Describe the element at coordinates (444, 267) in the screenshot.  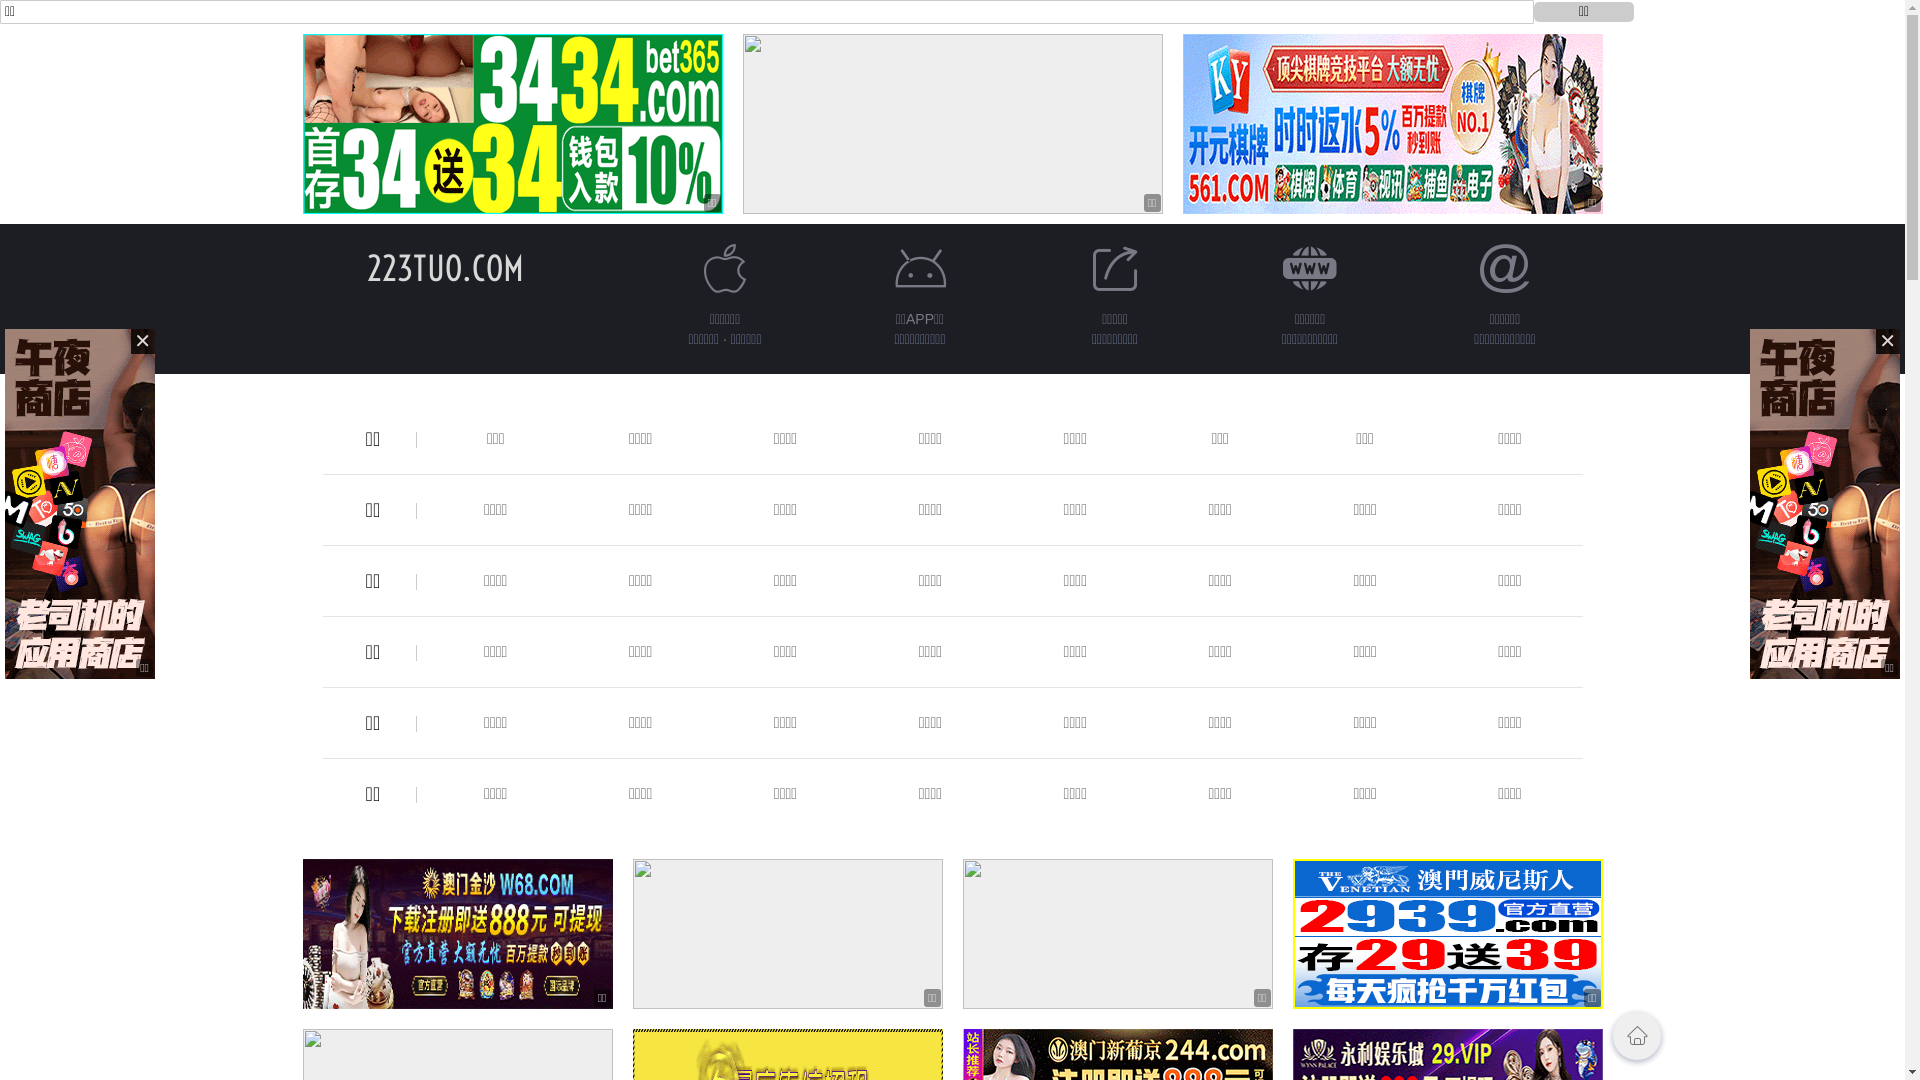
I see `'223TUO.COM'` at that location.